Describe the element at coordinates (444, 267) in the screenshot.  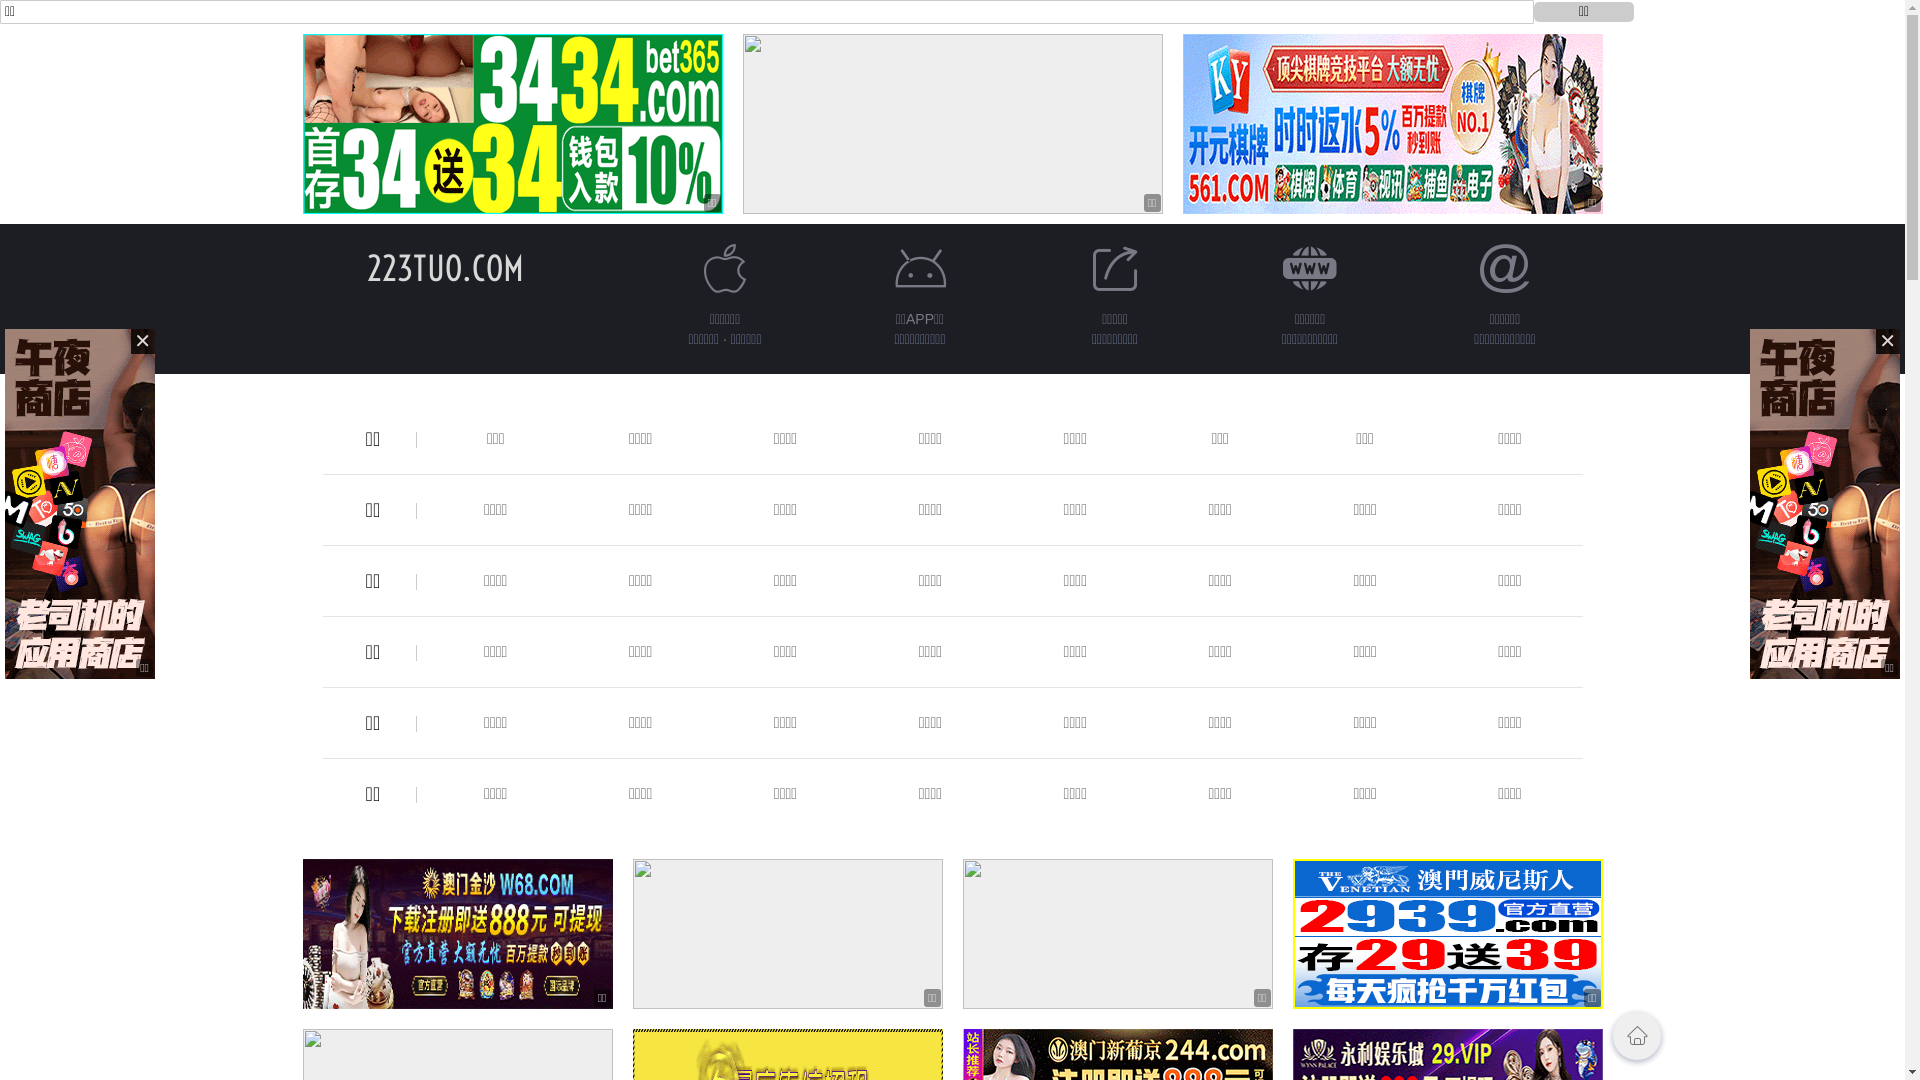
I see `'223TUO.COM'` at that location.